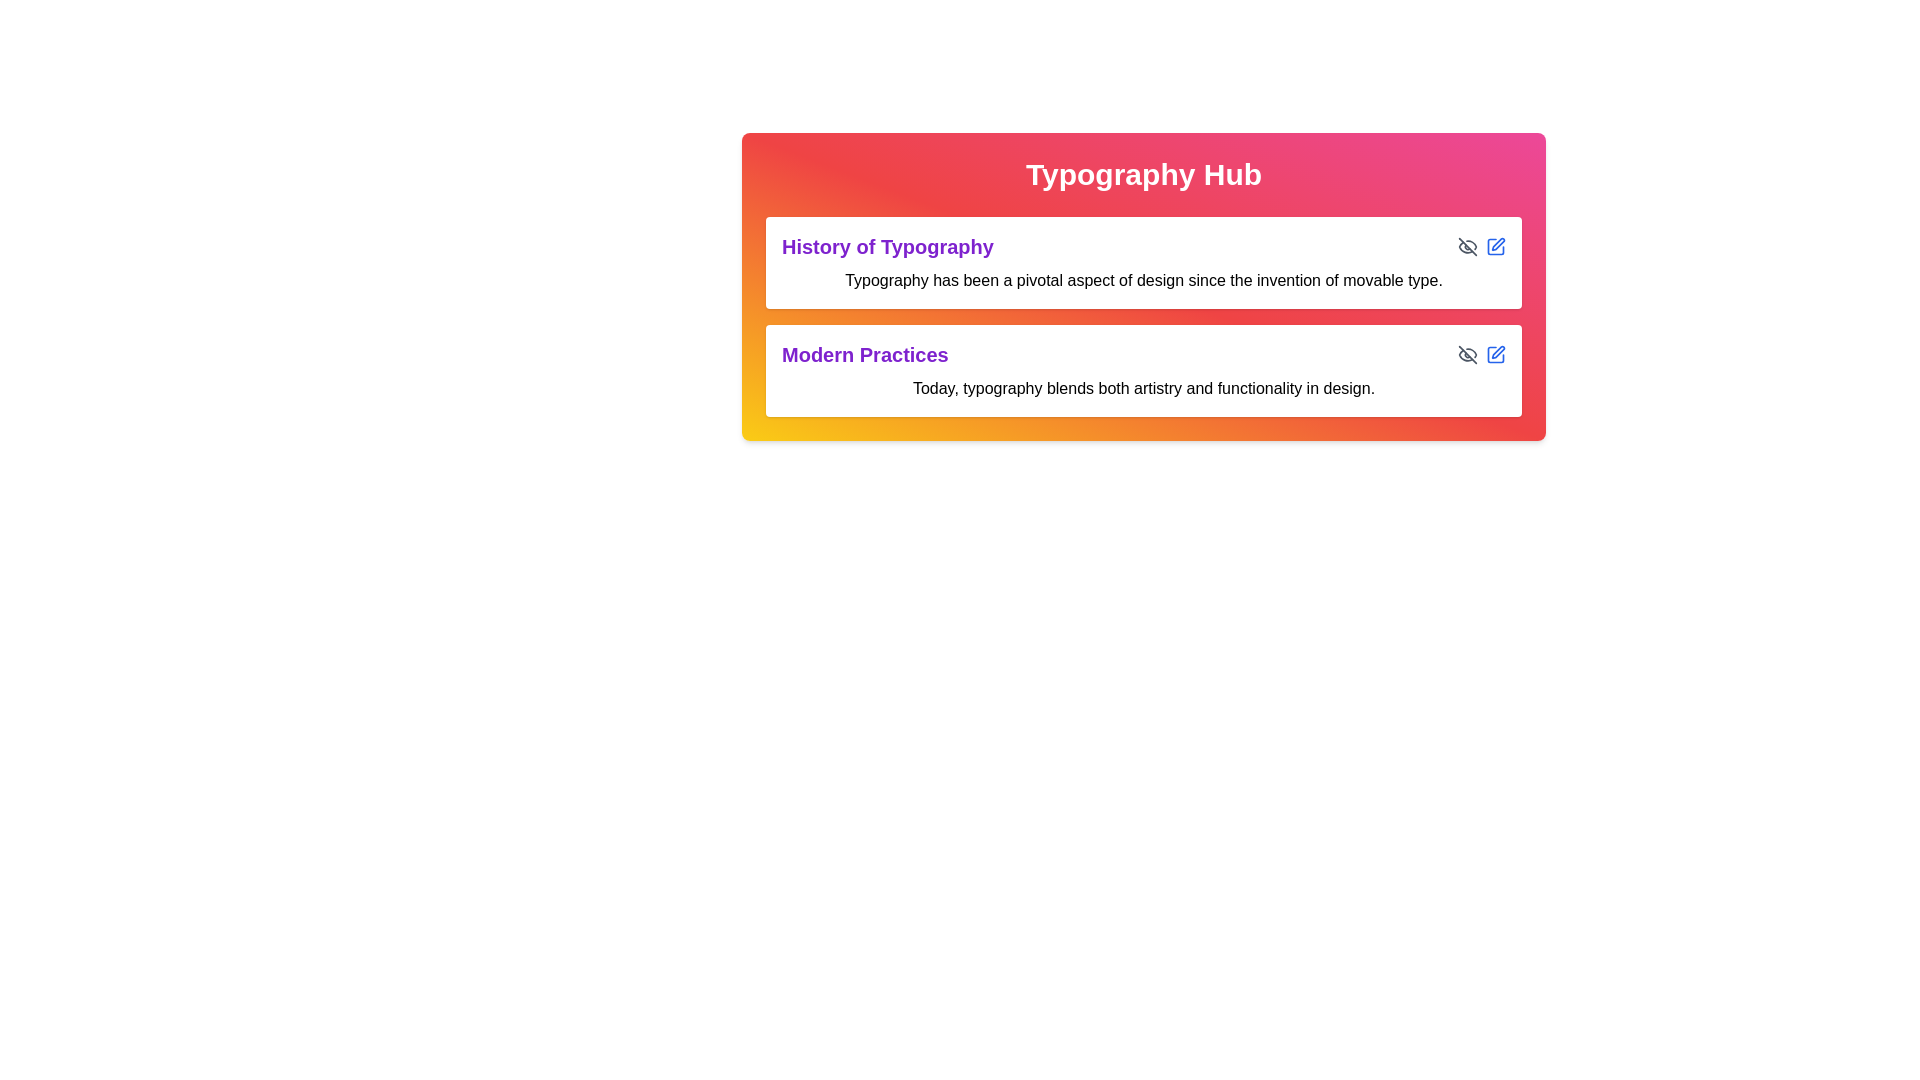 The width and height of the screenshot is (1920, 1080). What do you see at coordinates (1496, 245) in the screenshot?
I see `the edit button icon for the 'History of Typography' section` at bounding box center [1496, 245].